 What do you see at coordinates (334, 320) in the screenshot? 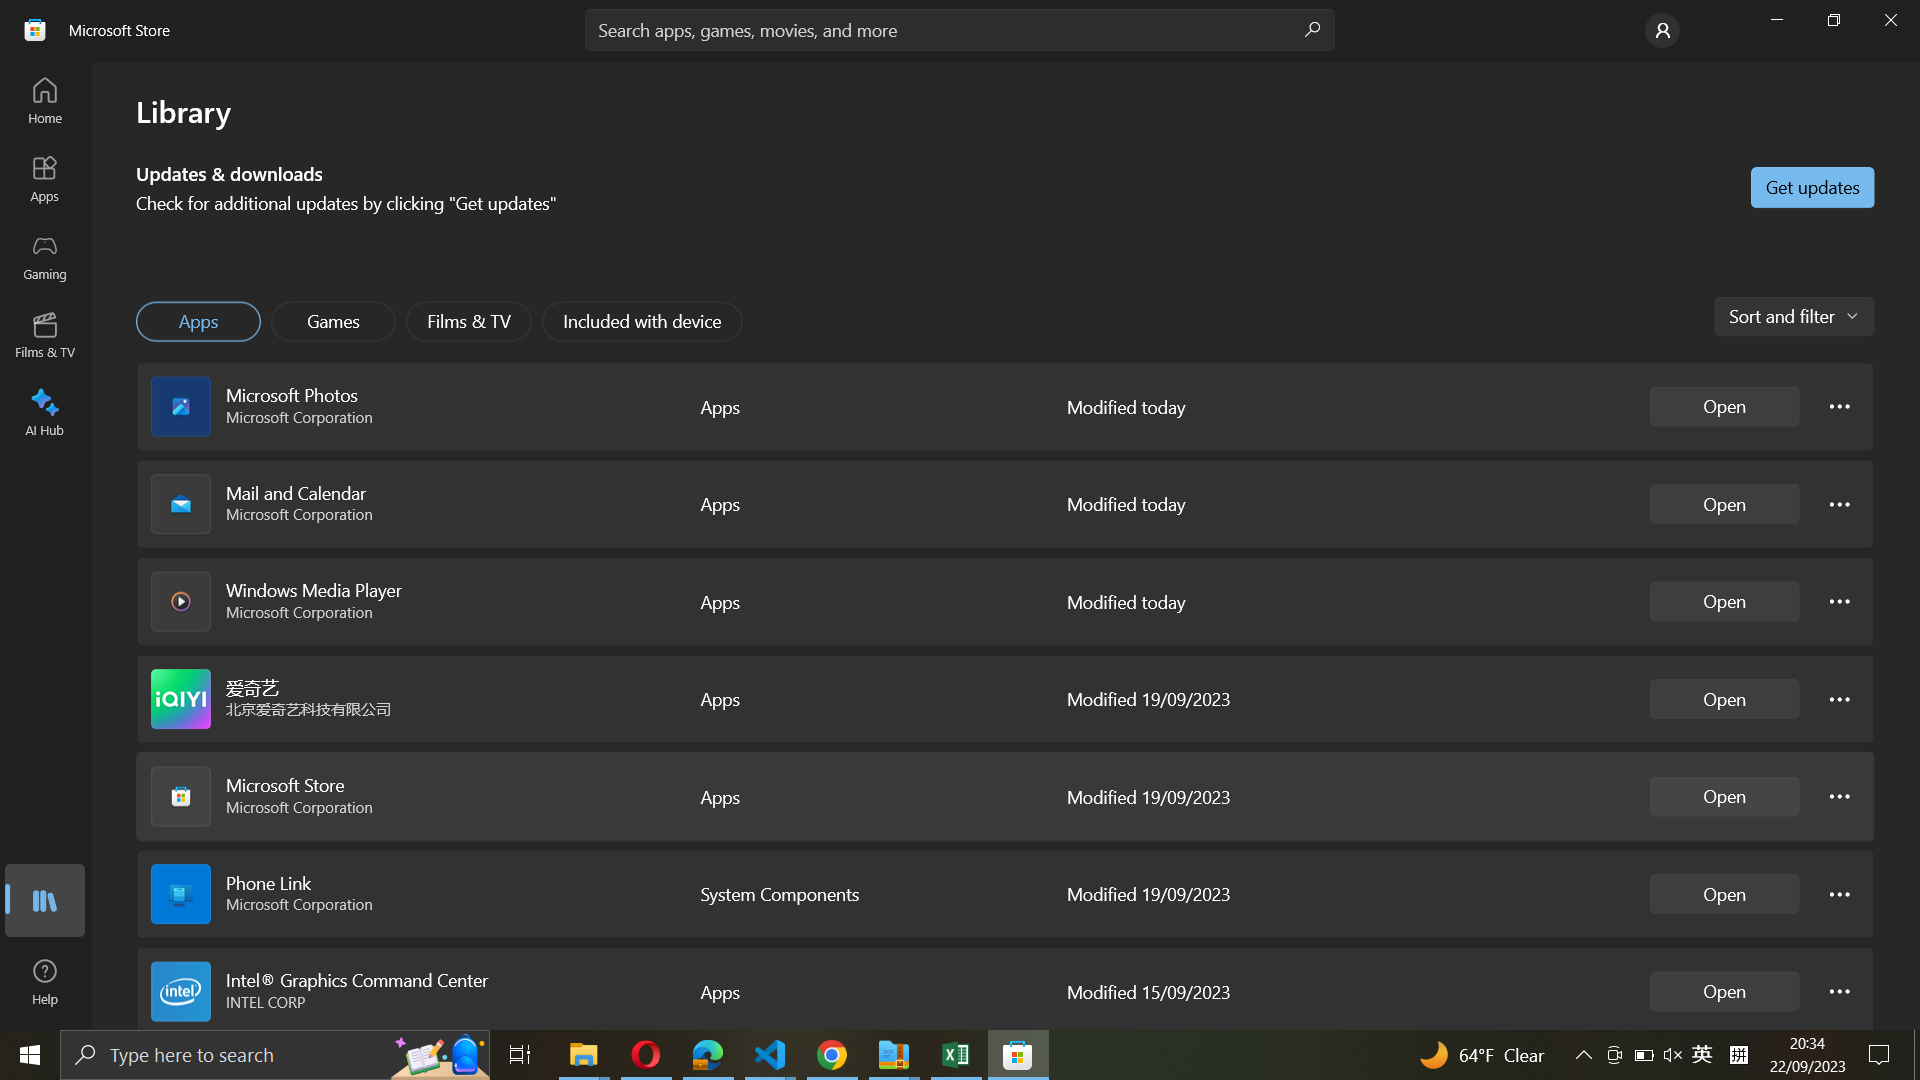
I see `Games` at bounding box center [334, 320].